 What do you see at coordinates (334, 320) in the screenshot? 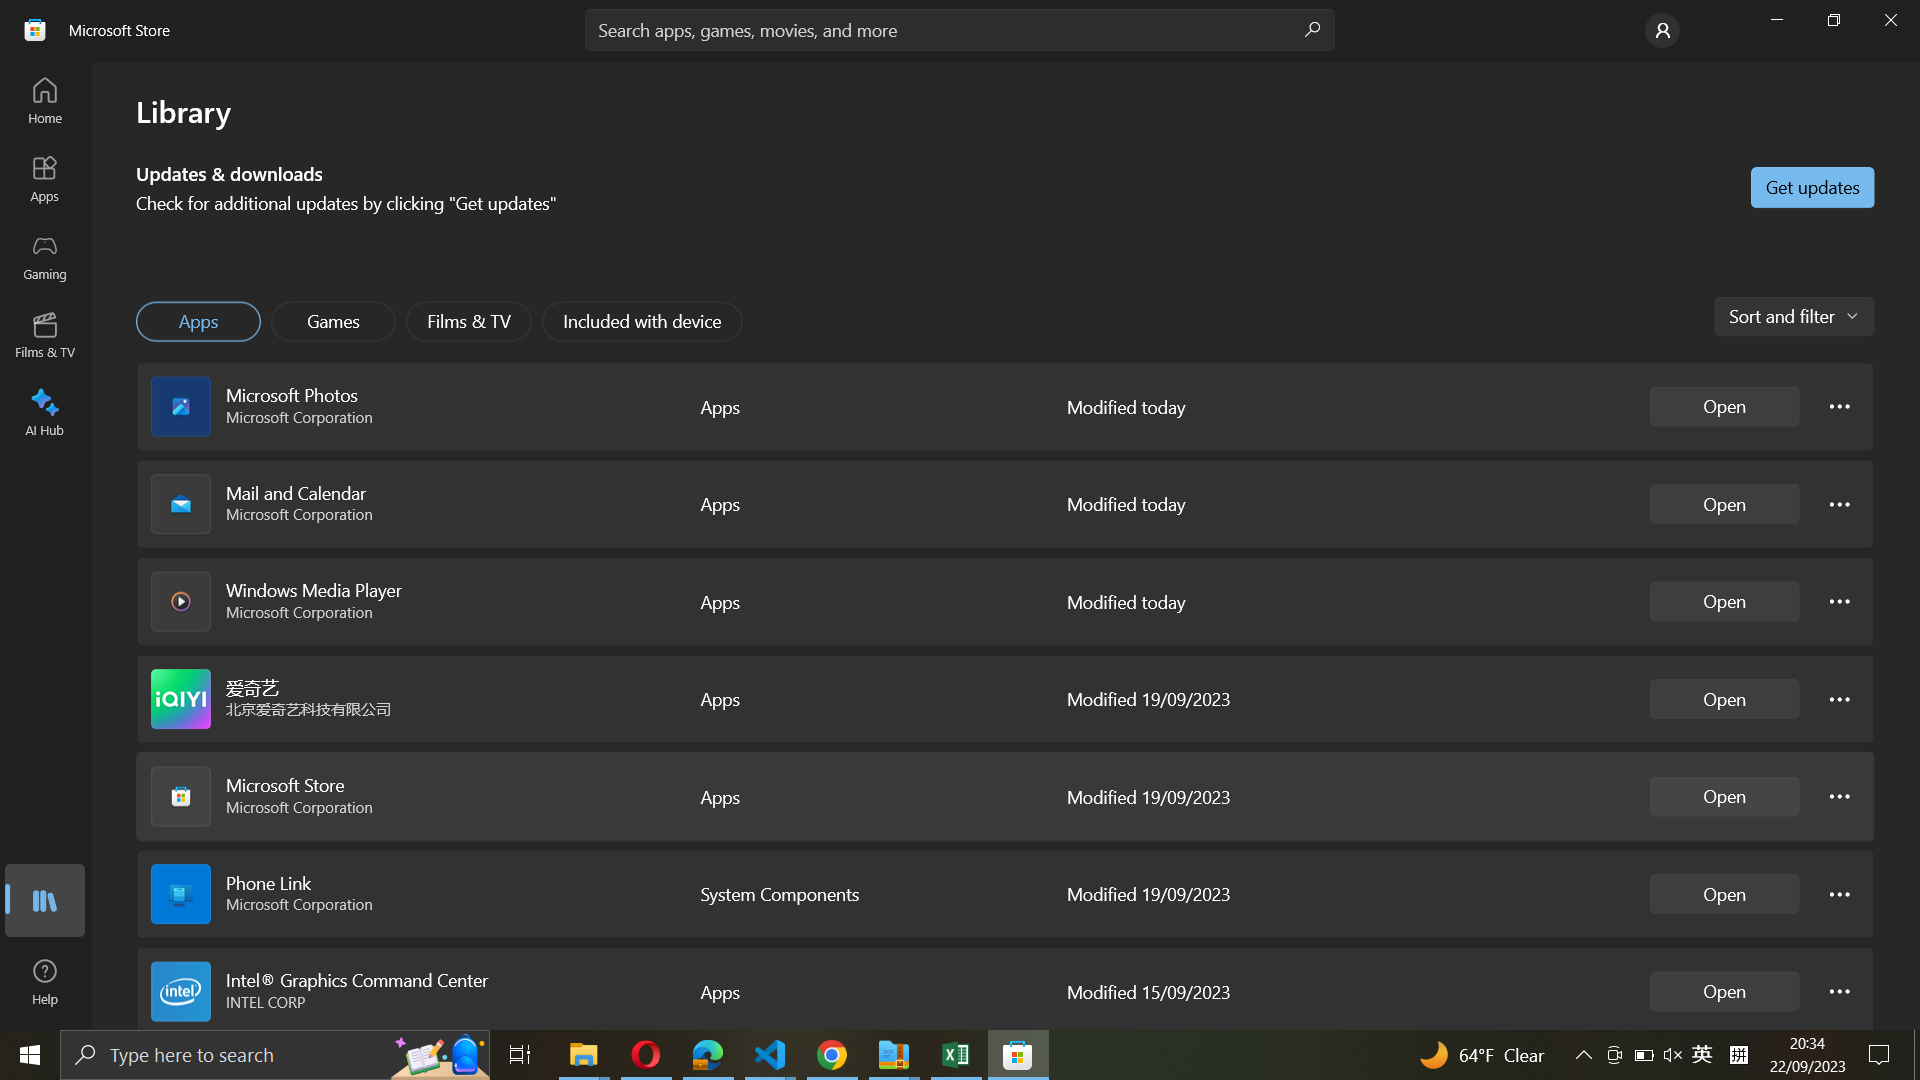
I see `Games` at bounding box center [334, 320].